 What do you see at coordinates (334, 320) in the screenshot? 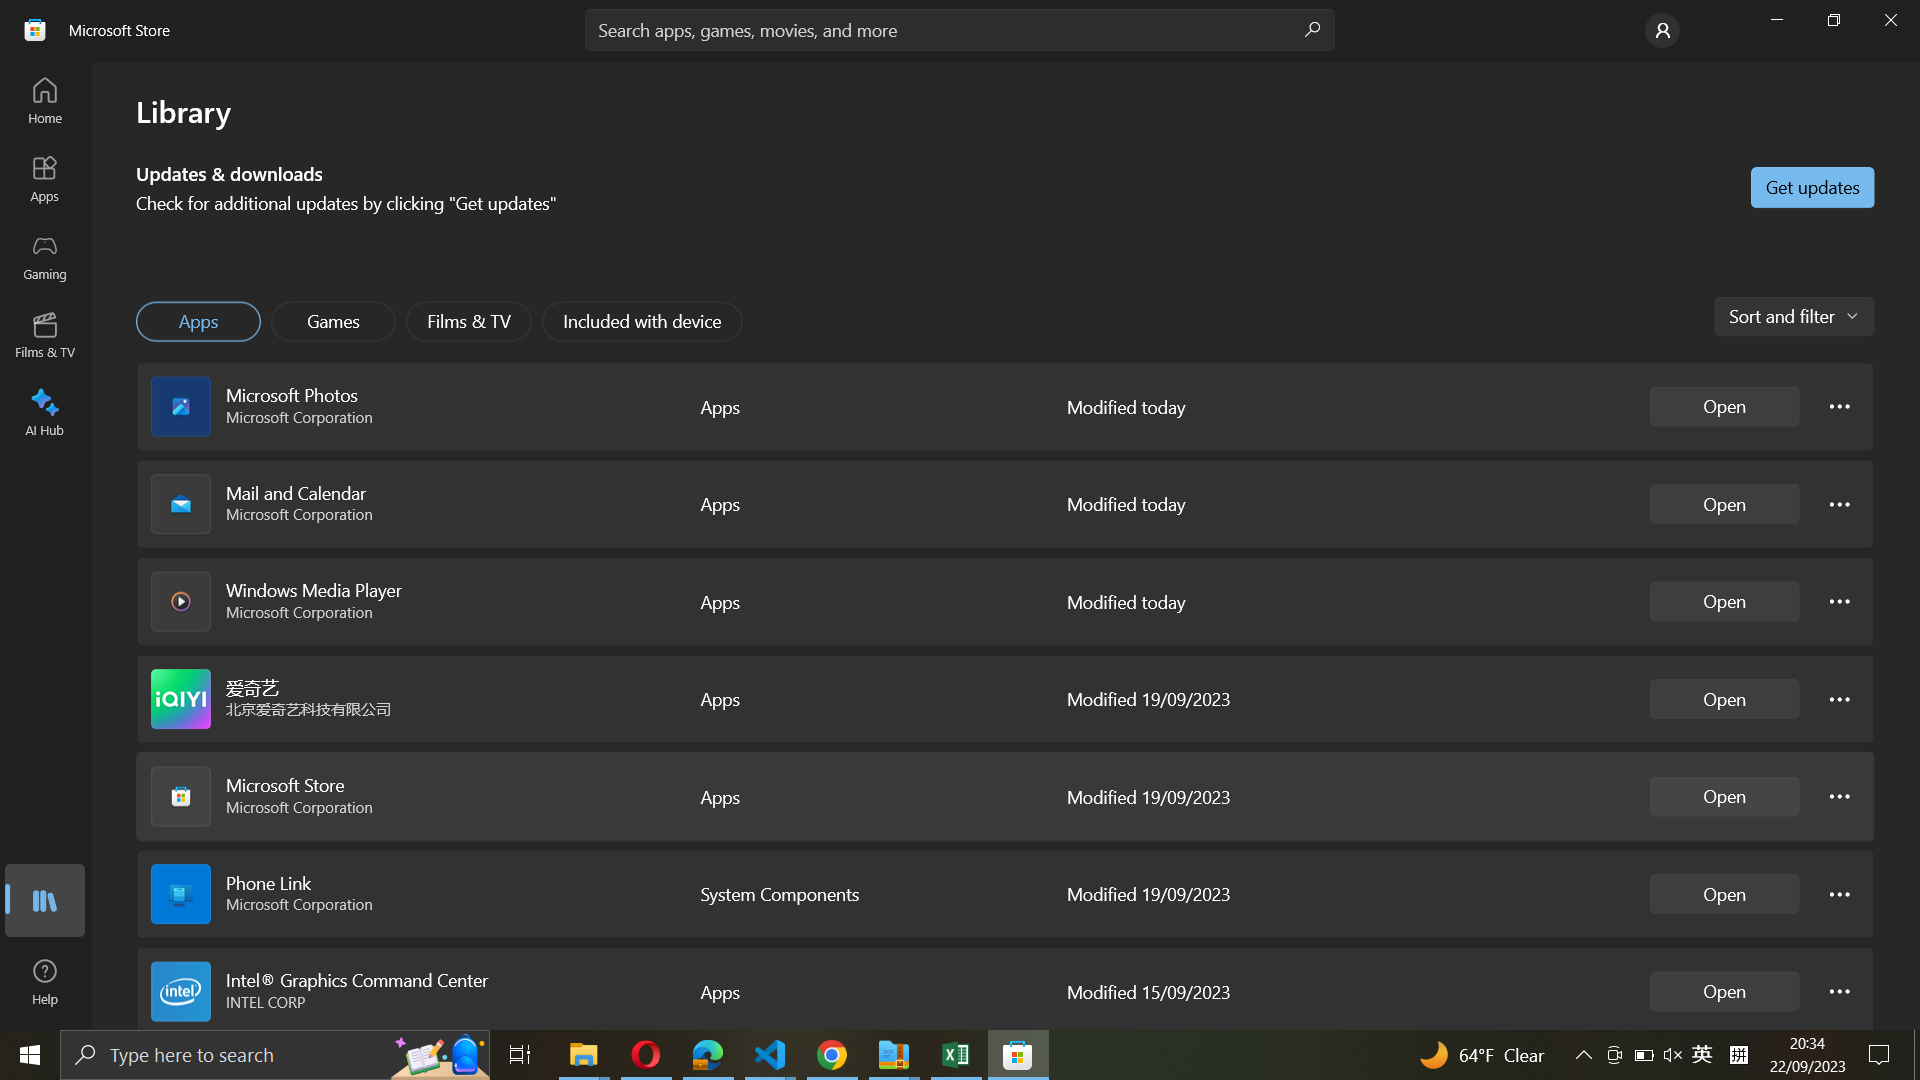
I see `Games` at bounding box center [334, 320].